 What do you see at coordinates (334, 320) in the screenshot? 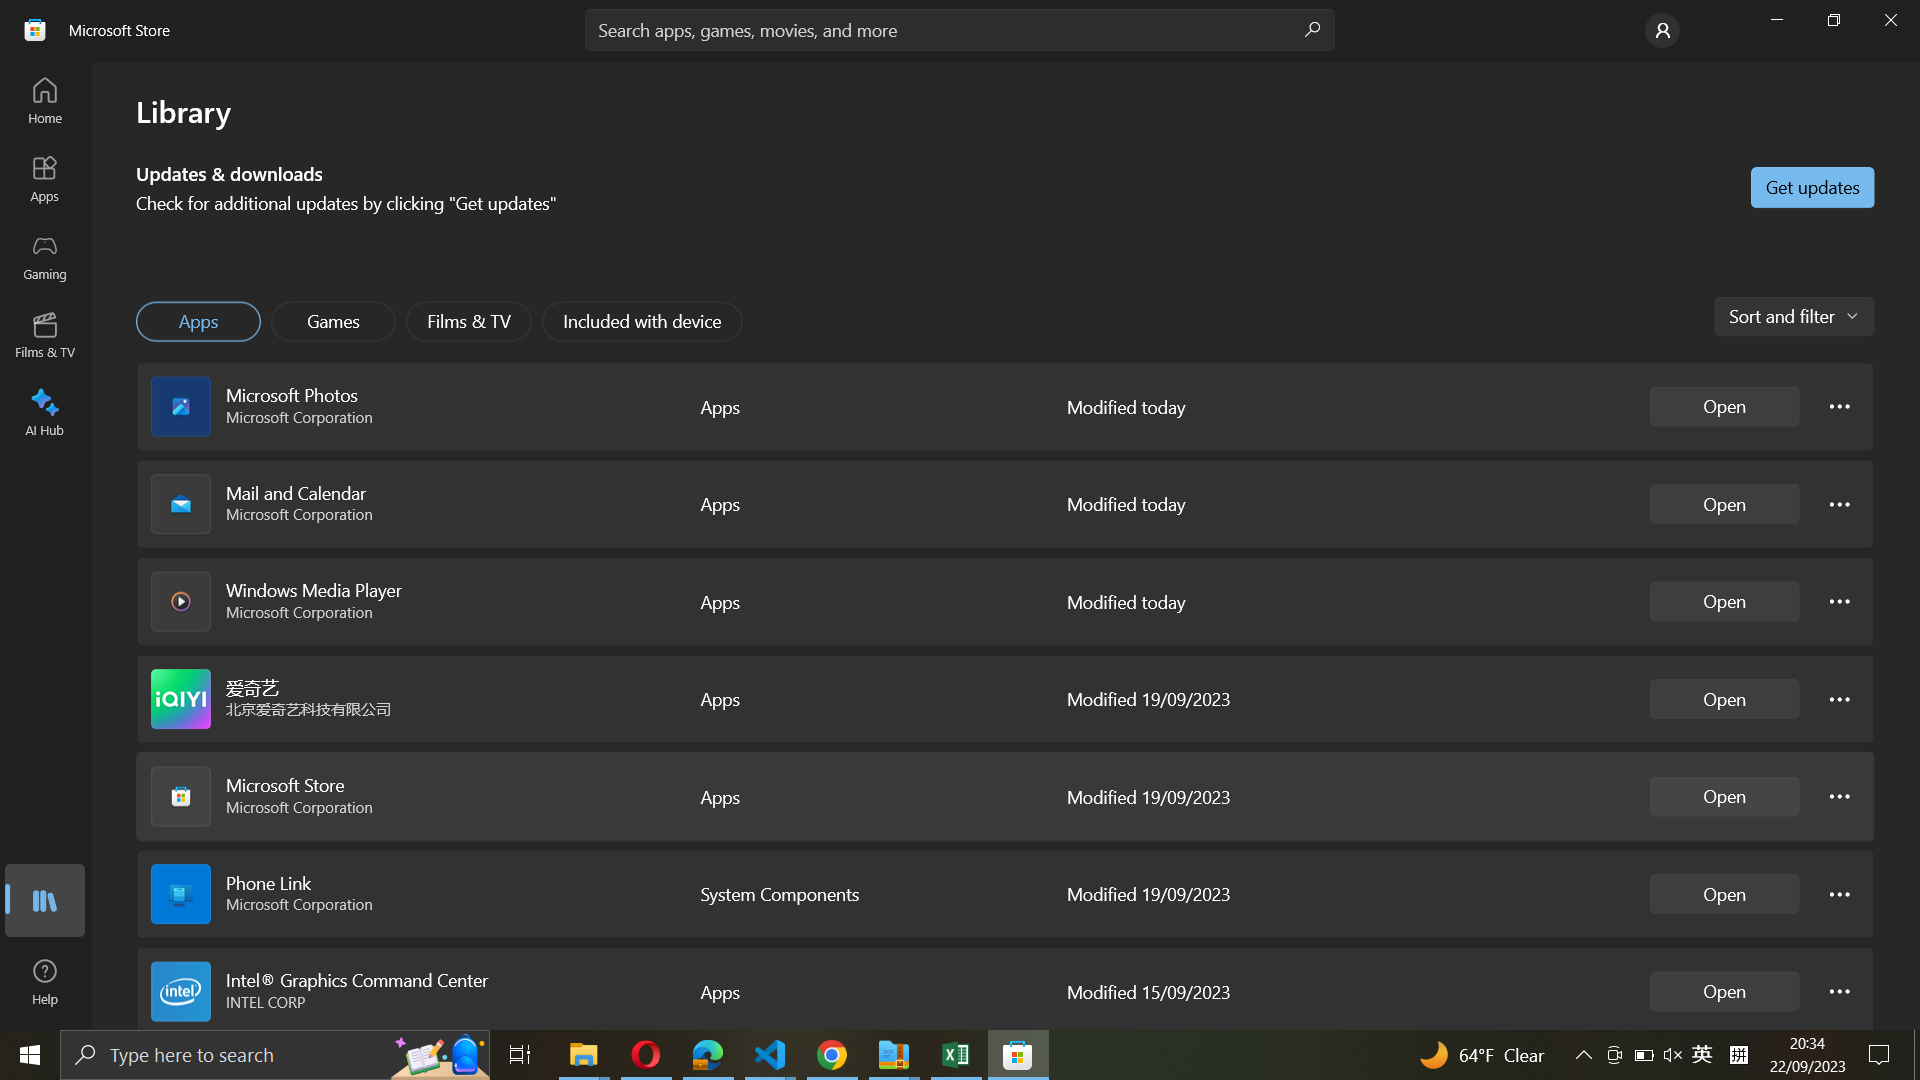
I see `Games` at bounding box center [334, 320].